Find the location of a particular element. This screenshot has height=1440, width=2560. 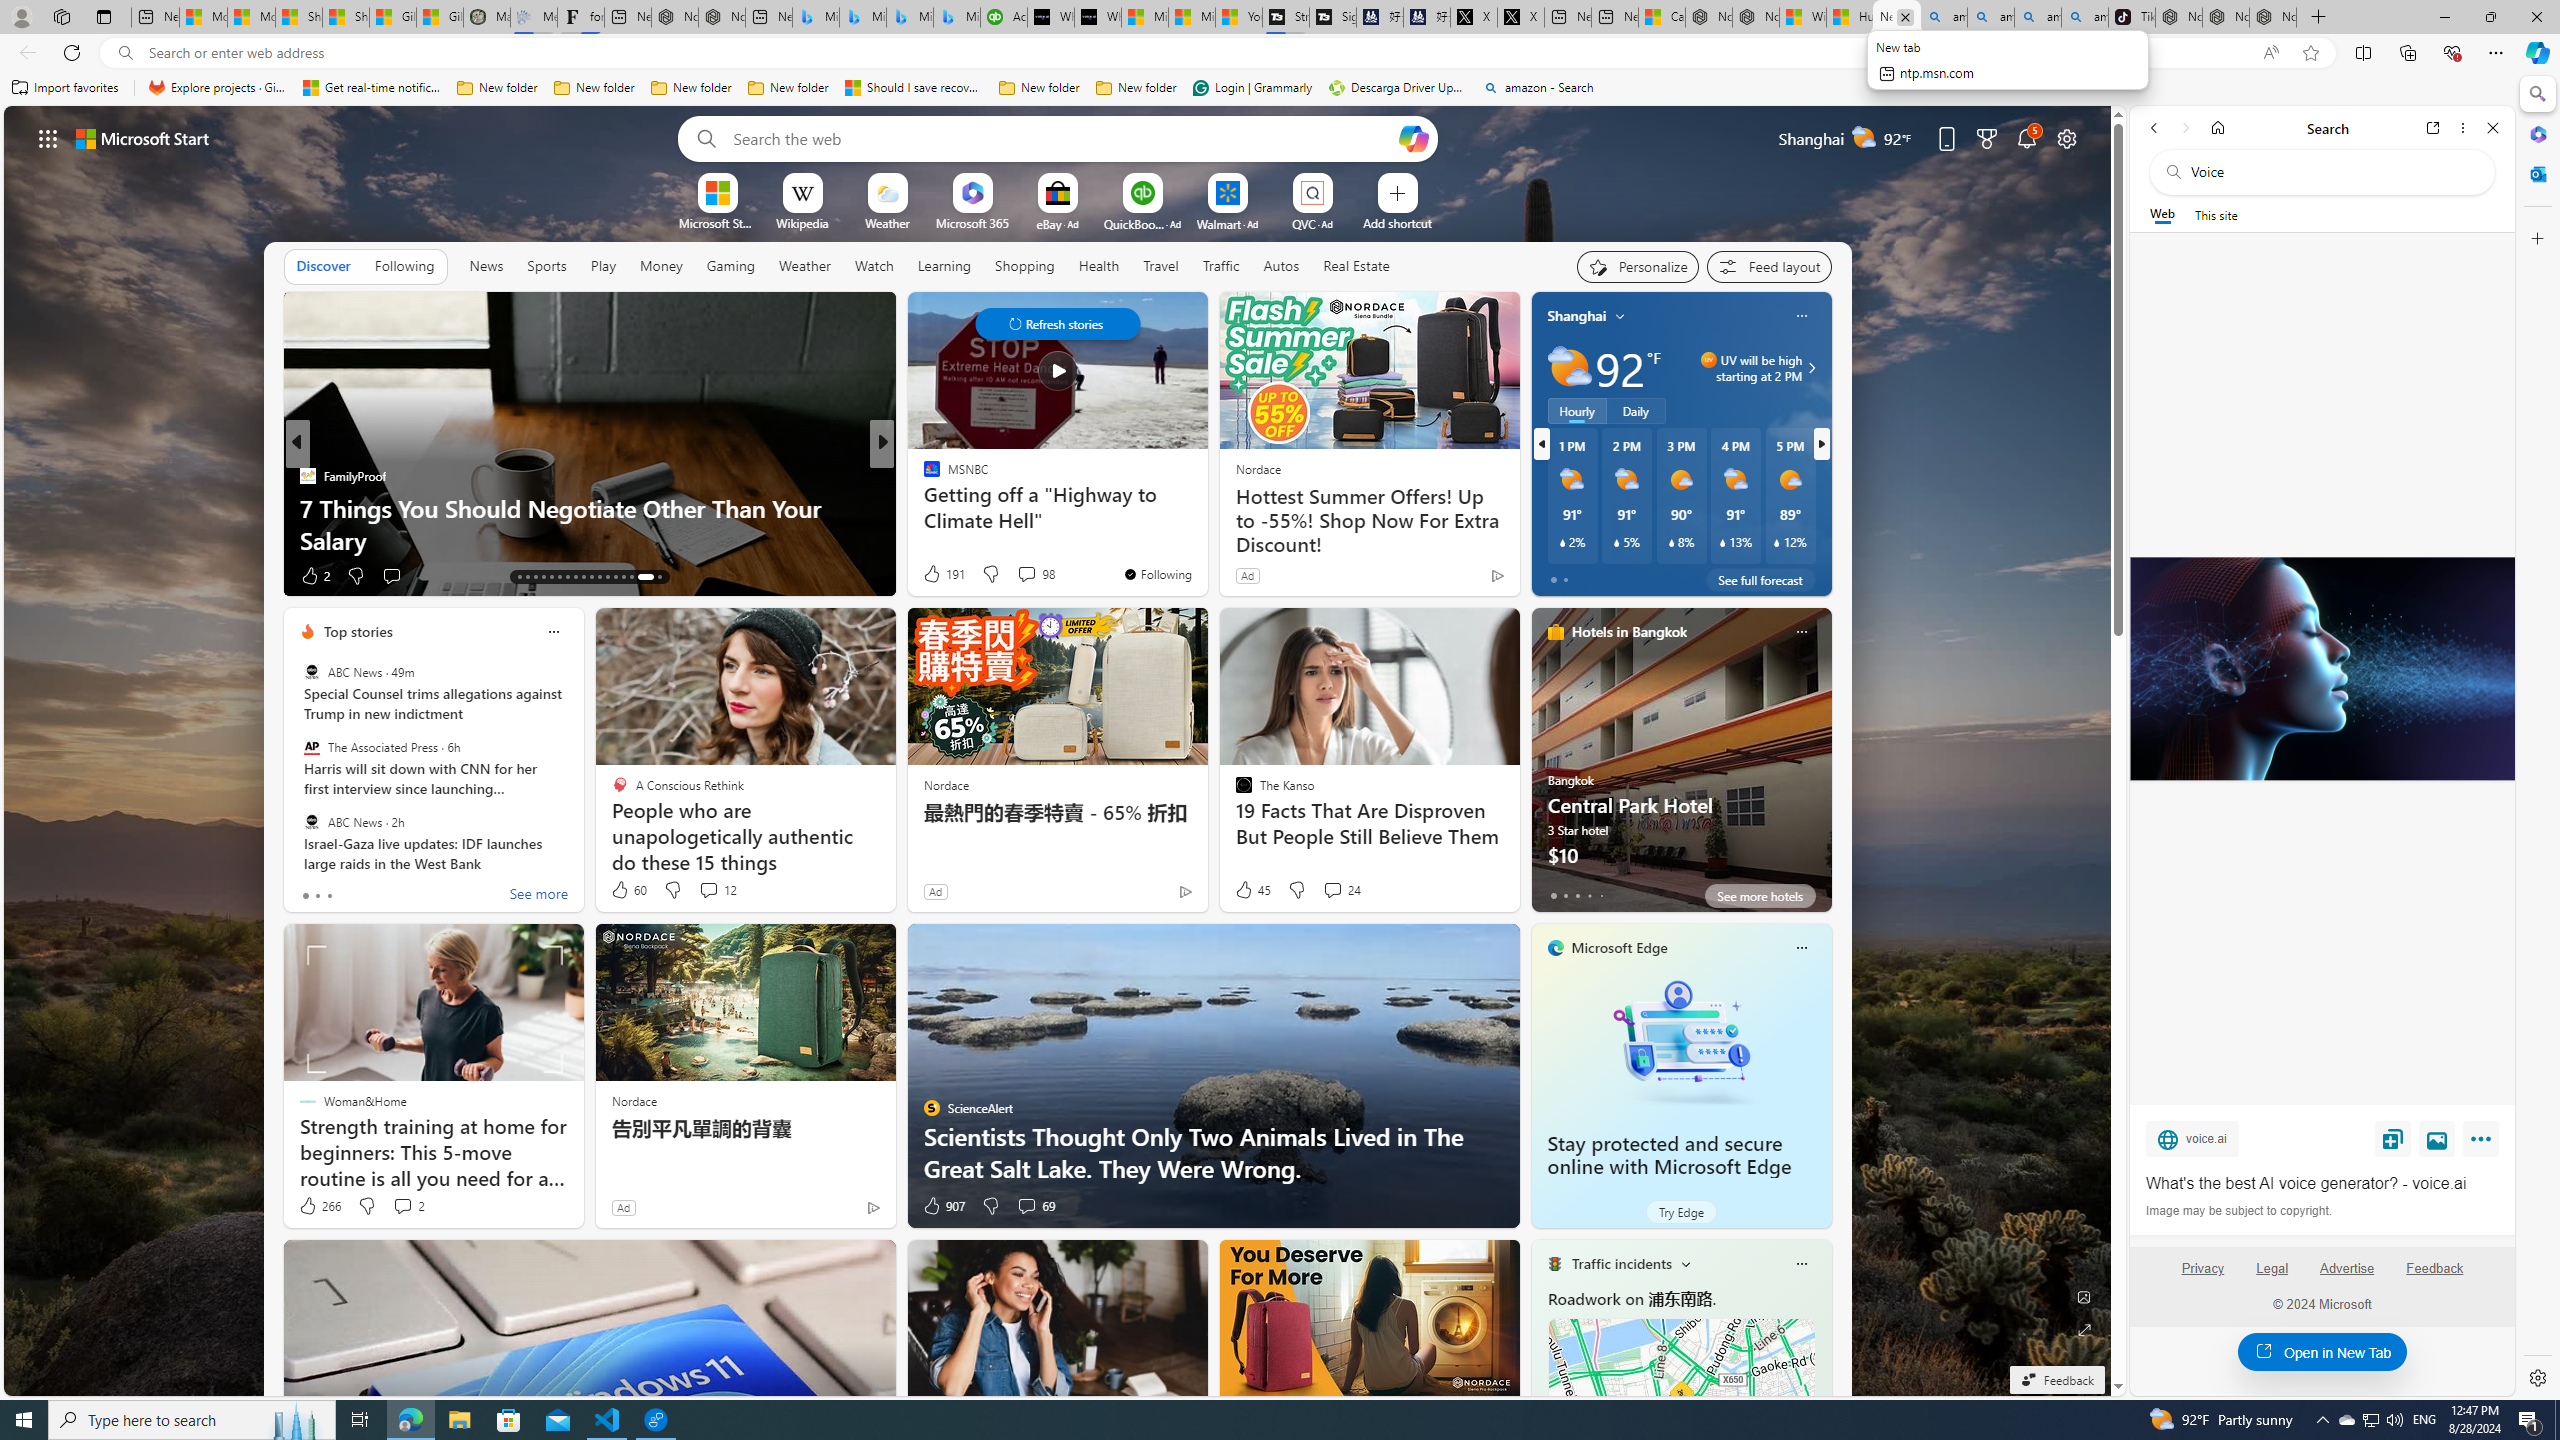

'UV will be high starting at 2 PM' is located at coordinates (1807, 367).